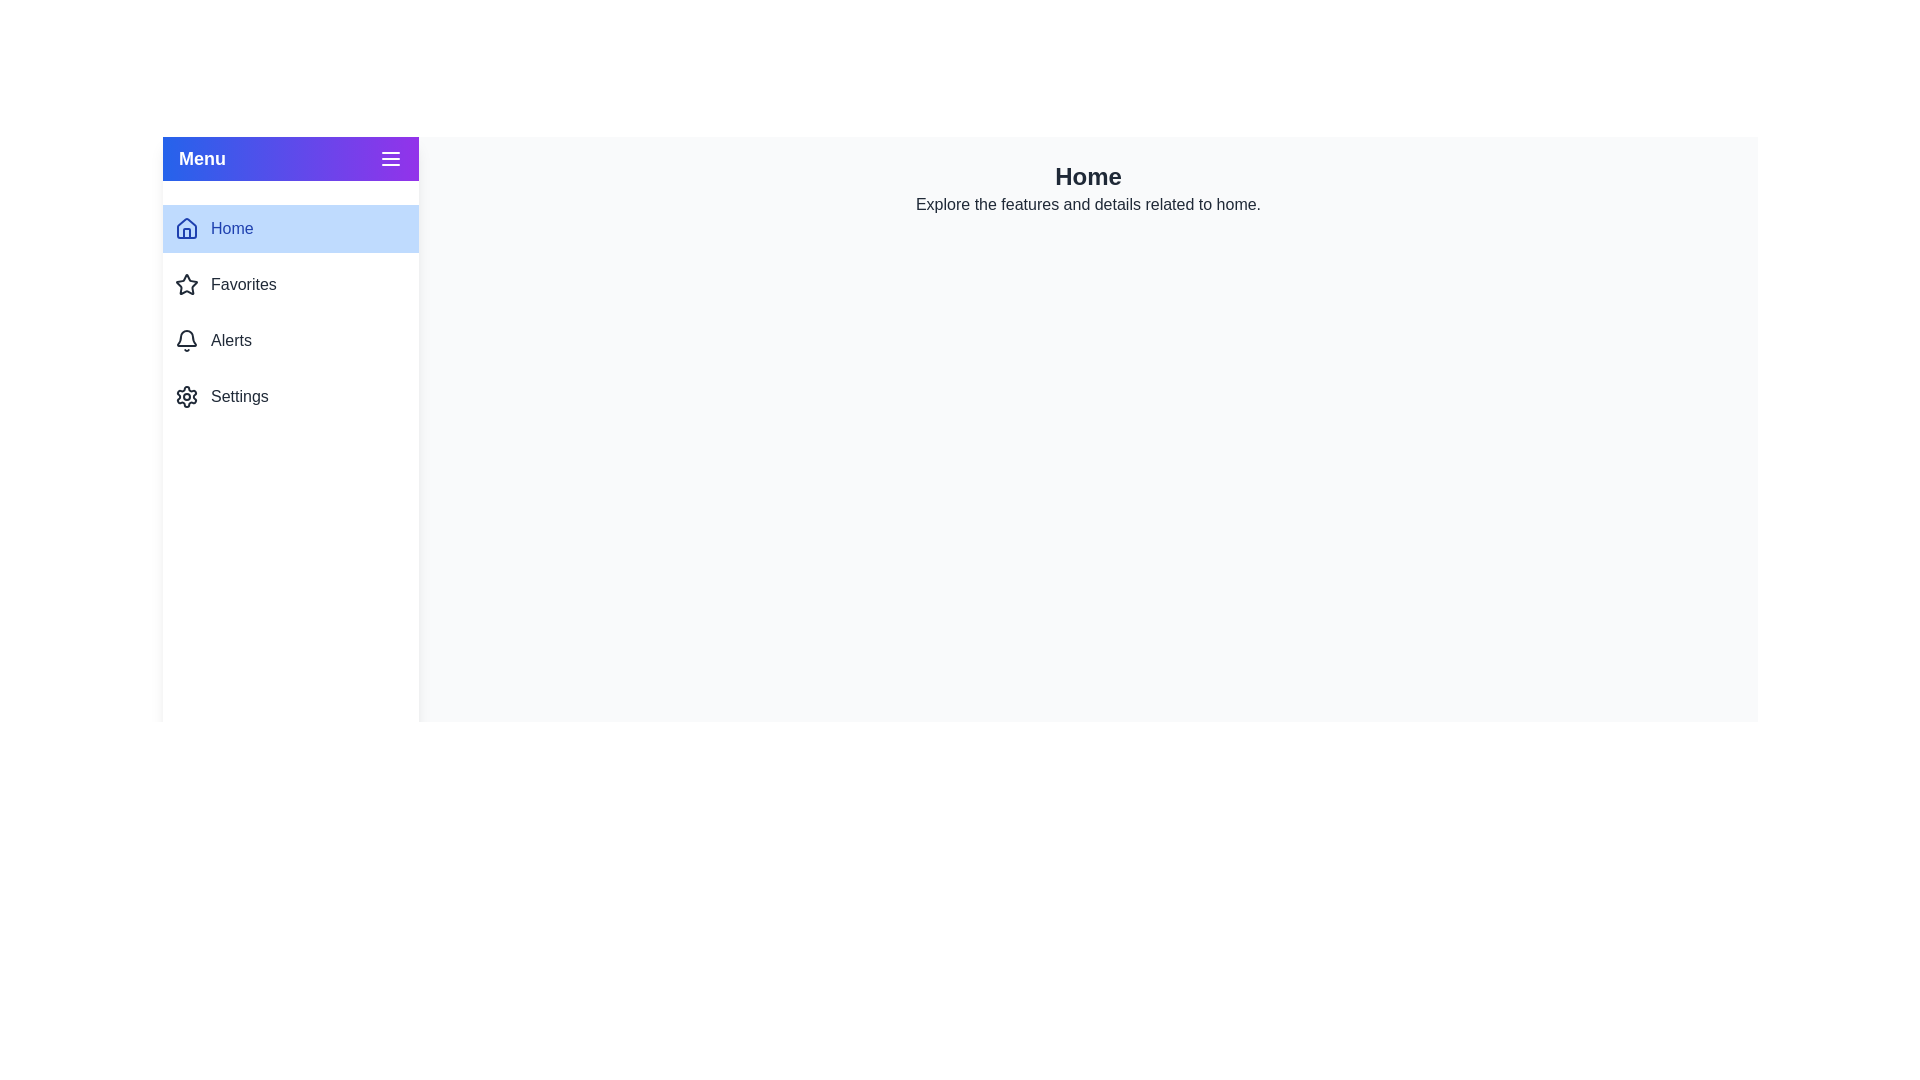 The image size is (1920, 1080). Describe the element at coordinates (231, 339) in the screenshot. I see `text label that serves as a guide to the 'Alerts' section in the vertical sidebar menu, positioned below 'Favorites' and above 'Settings', with a bell icon adjacent to it` at that location.